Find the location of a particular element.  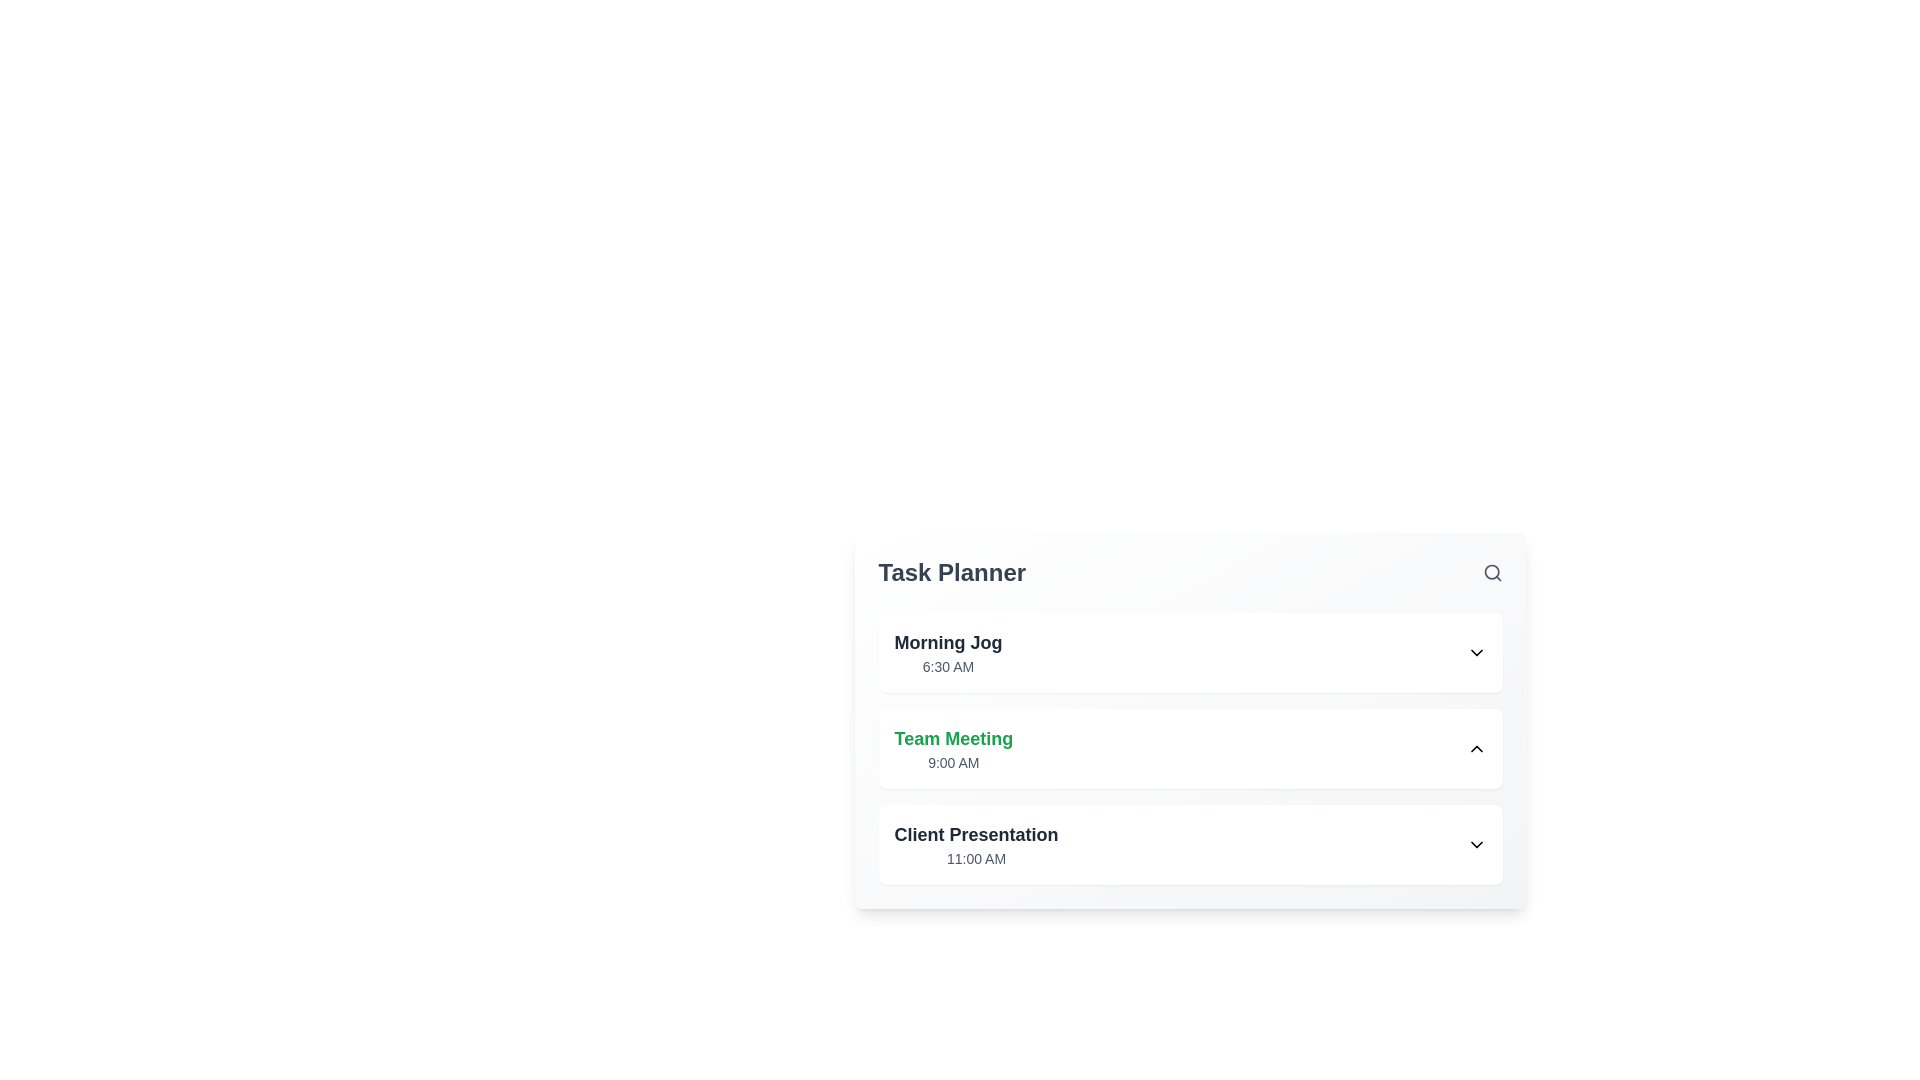

the 'Team Meeting' task box, which has a white background and contains an upward arrow icon is located at coordinates (1190, 721).